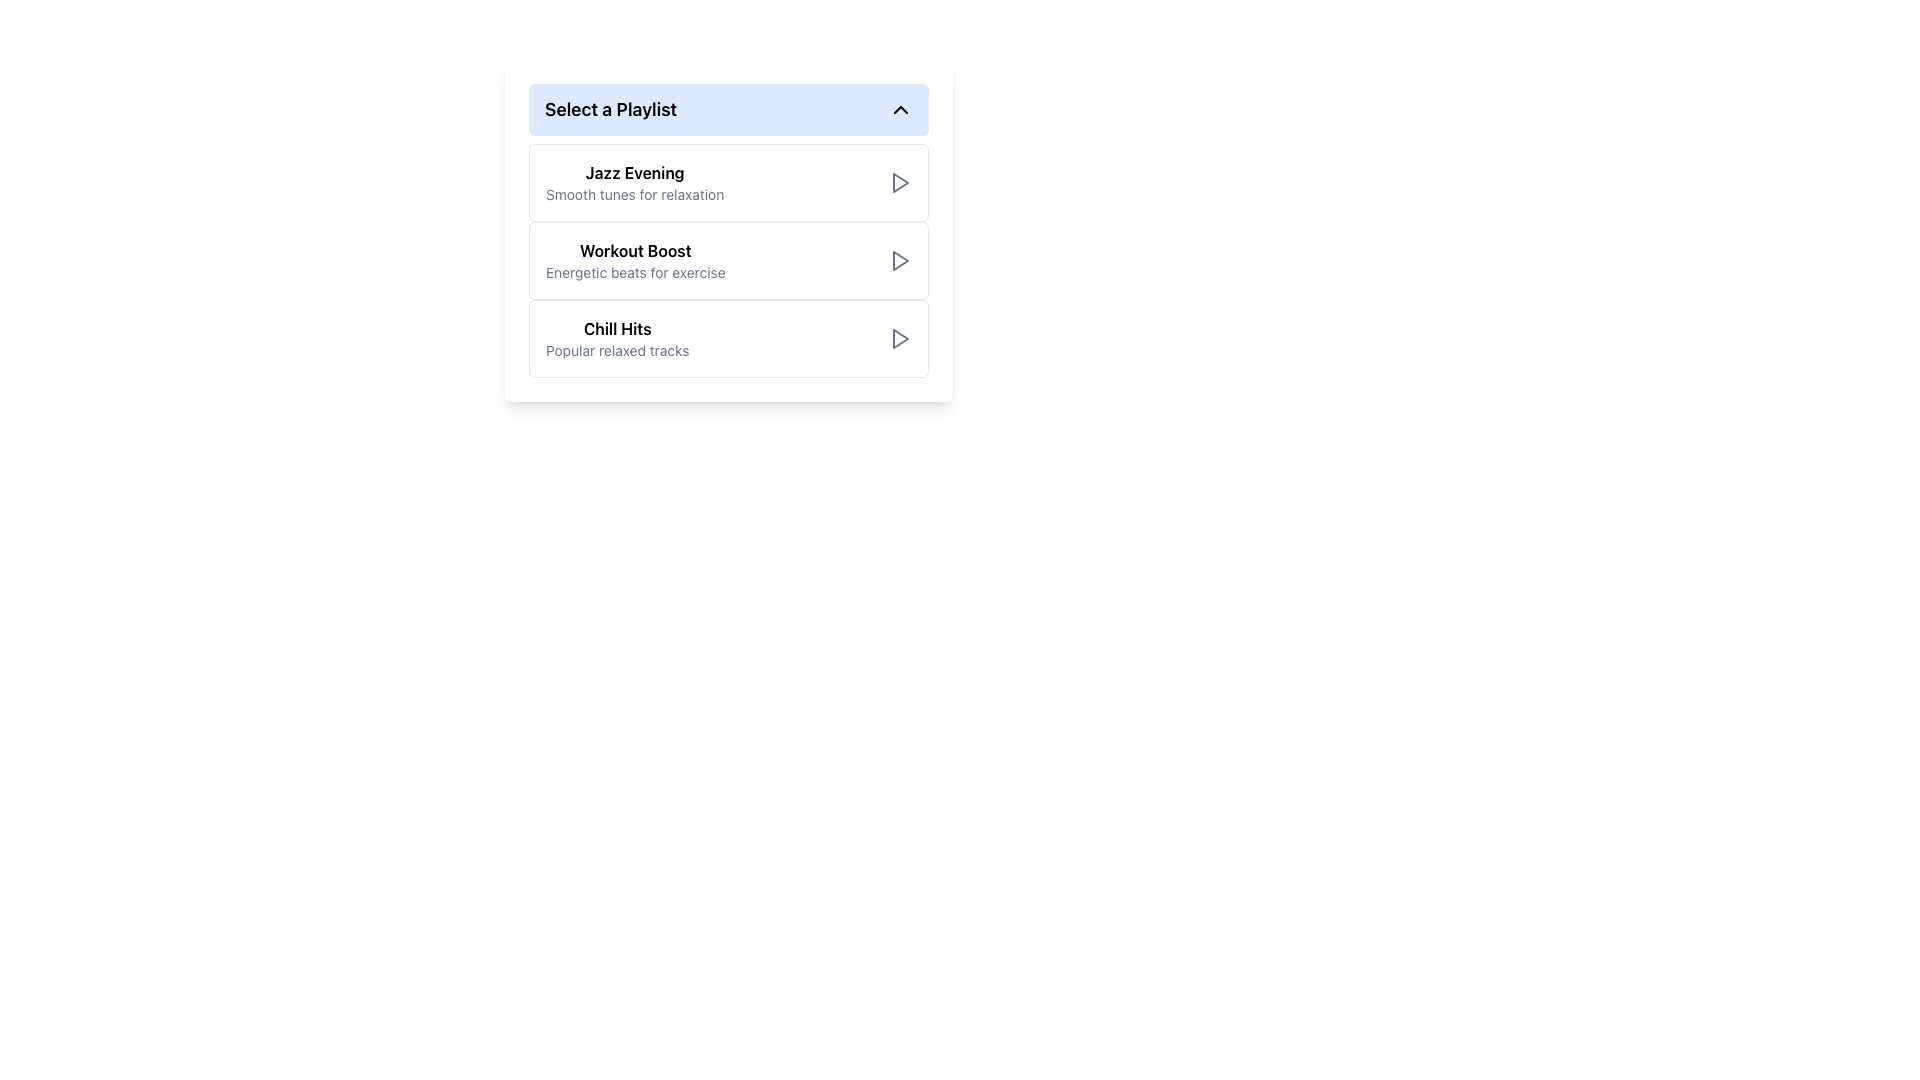 The height and width of the screenshot is (1080, 1920). Describe the element at coordinates (900, 260) in the screenshot. I see `the Play Button located on the right side of the 'Workout Boost' list item to play the playlist` at that location.